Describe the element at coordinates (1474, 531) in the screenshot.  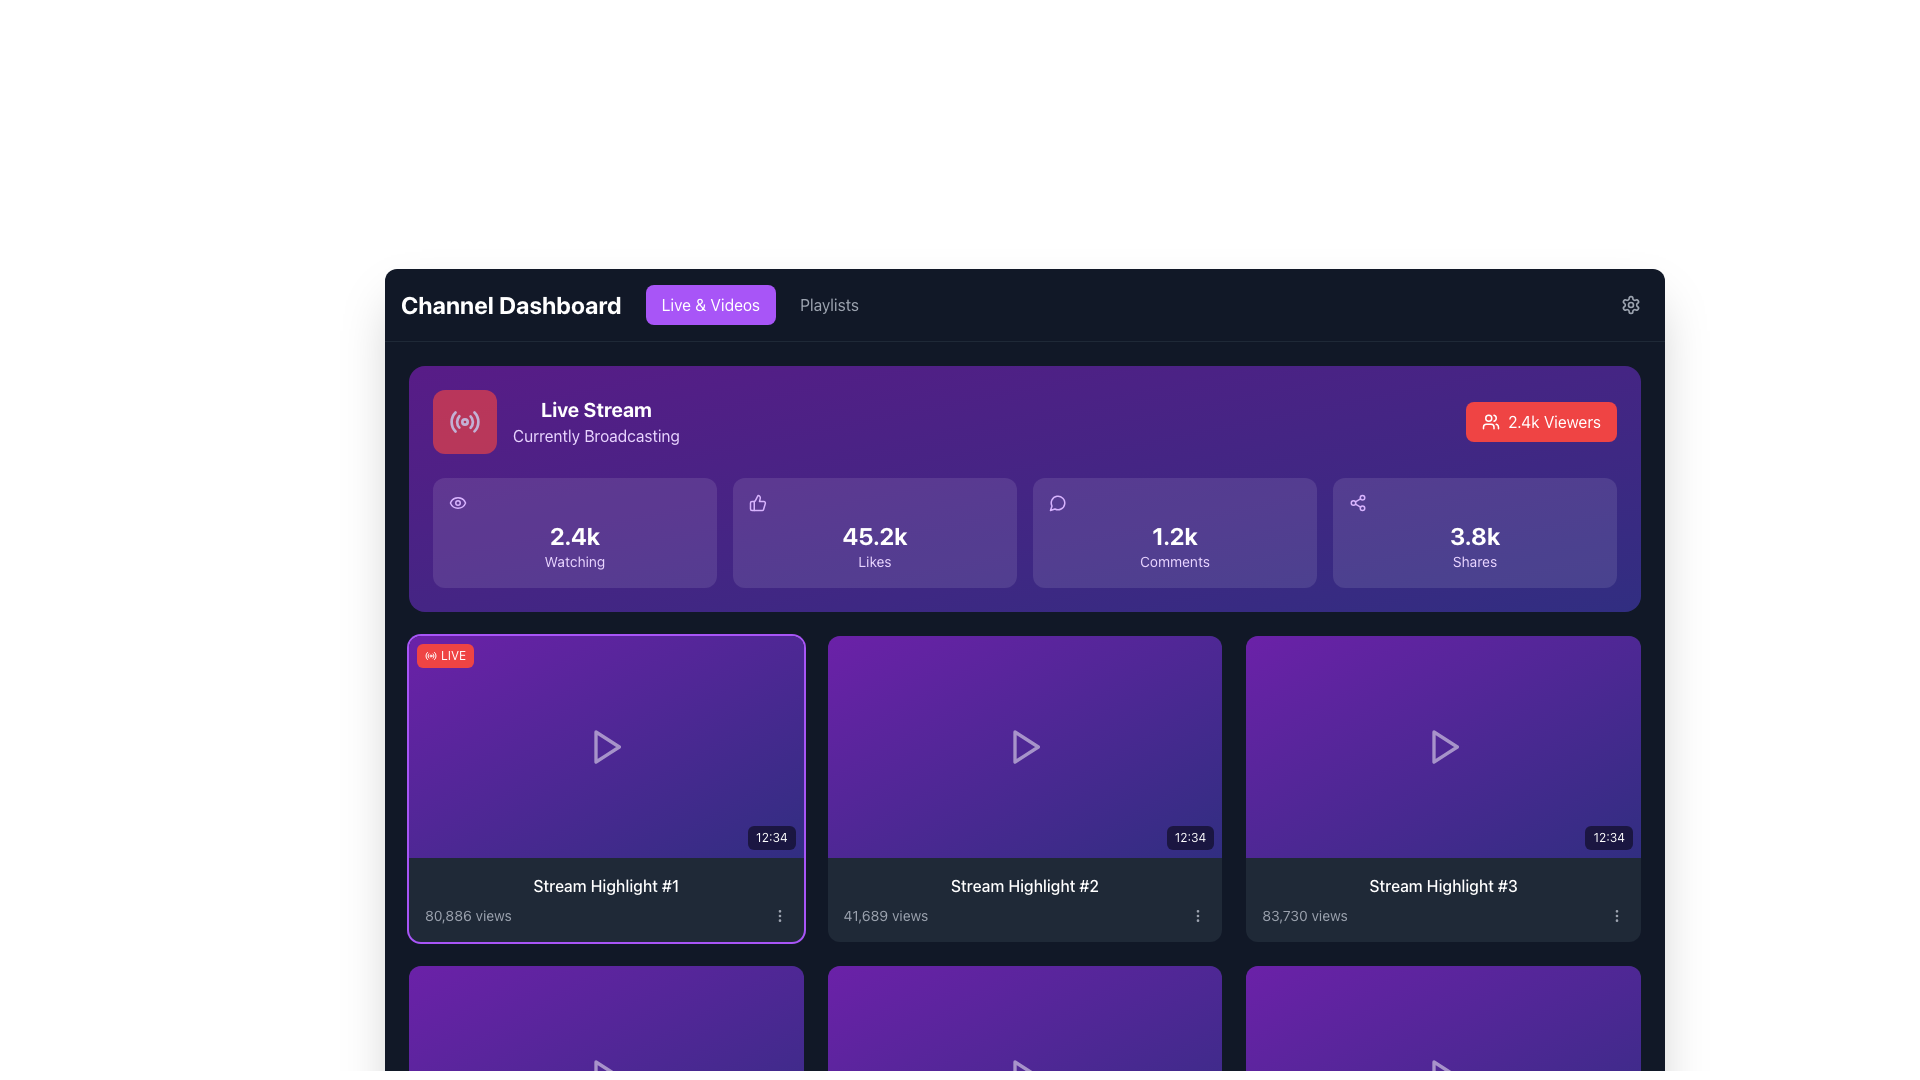
I see `the Statistic card displaying the count of shares, located in the fourth position from the left in the grid layout, adjacent to the '1.2k Comments' card` at that location.